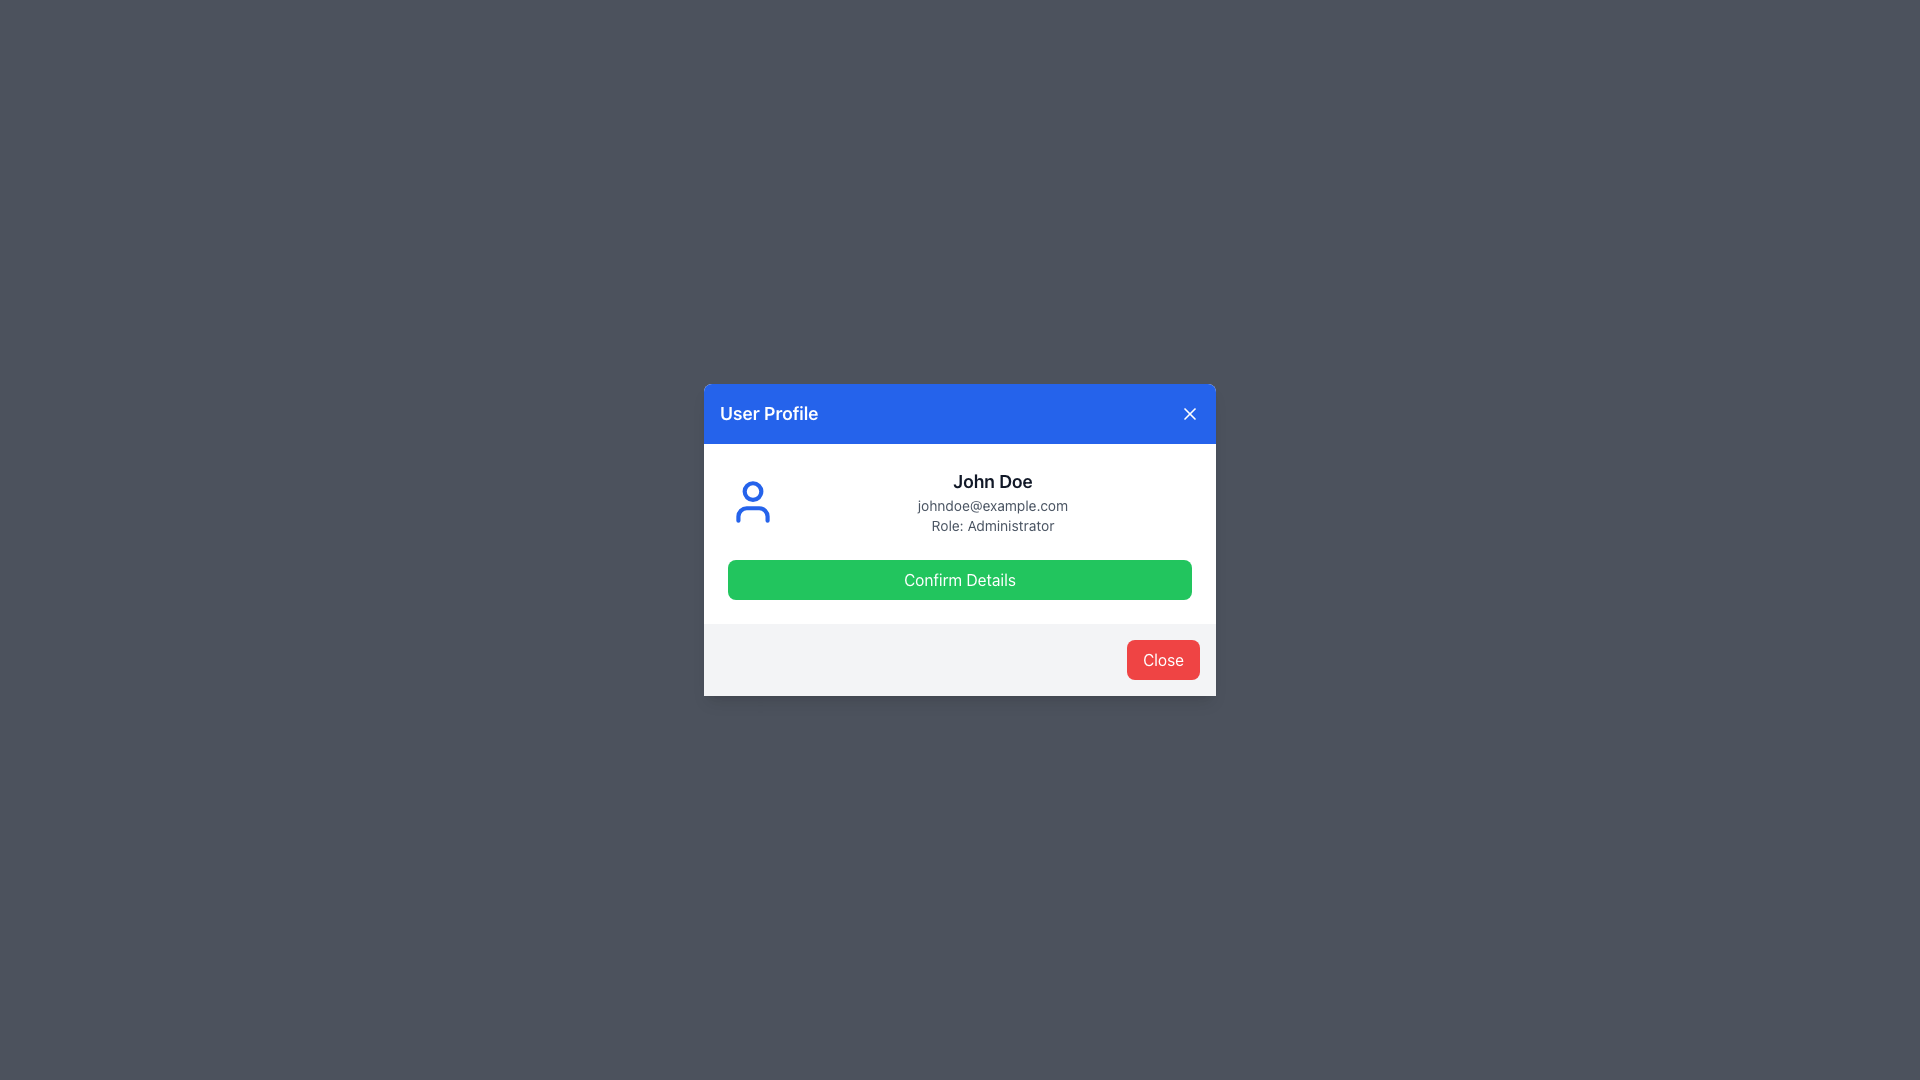 The height and width of the screenshot is (1080, 1920). I want to click on the close button icon (X) located in the top-right corner of the modal window under the blue header area labeled 'User Profile', so click(1190, 412).